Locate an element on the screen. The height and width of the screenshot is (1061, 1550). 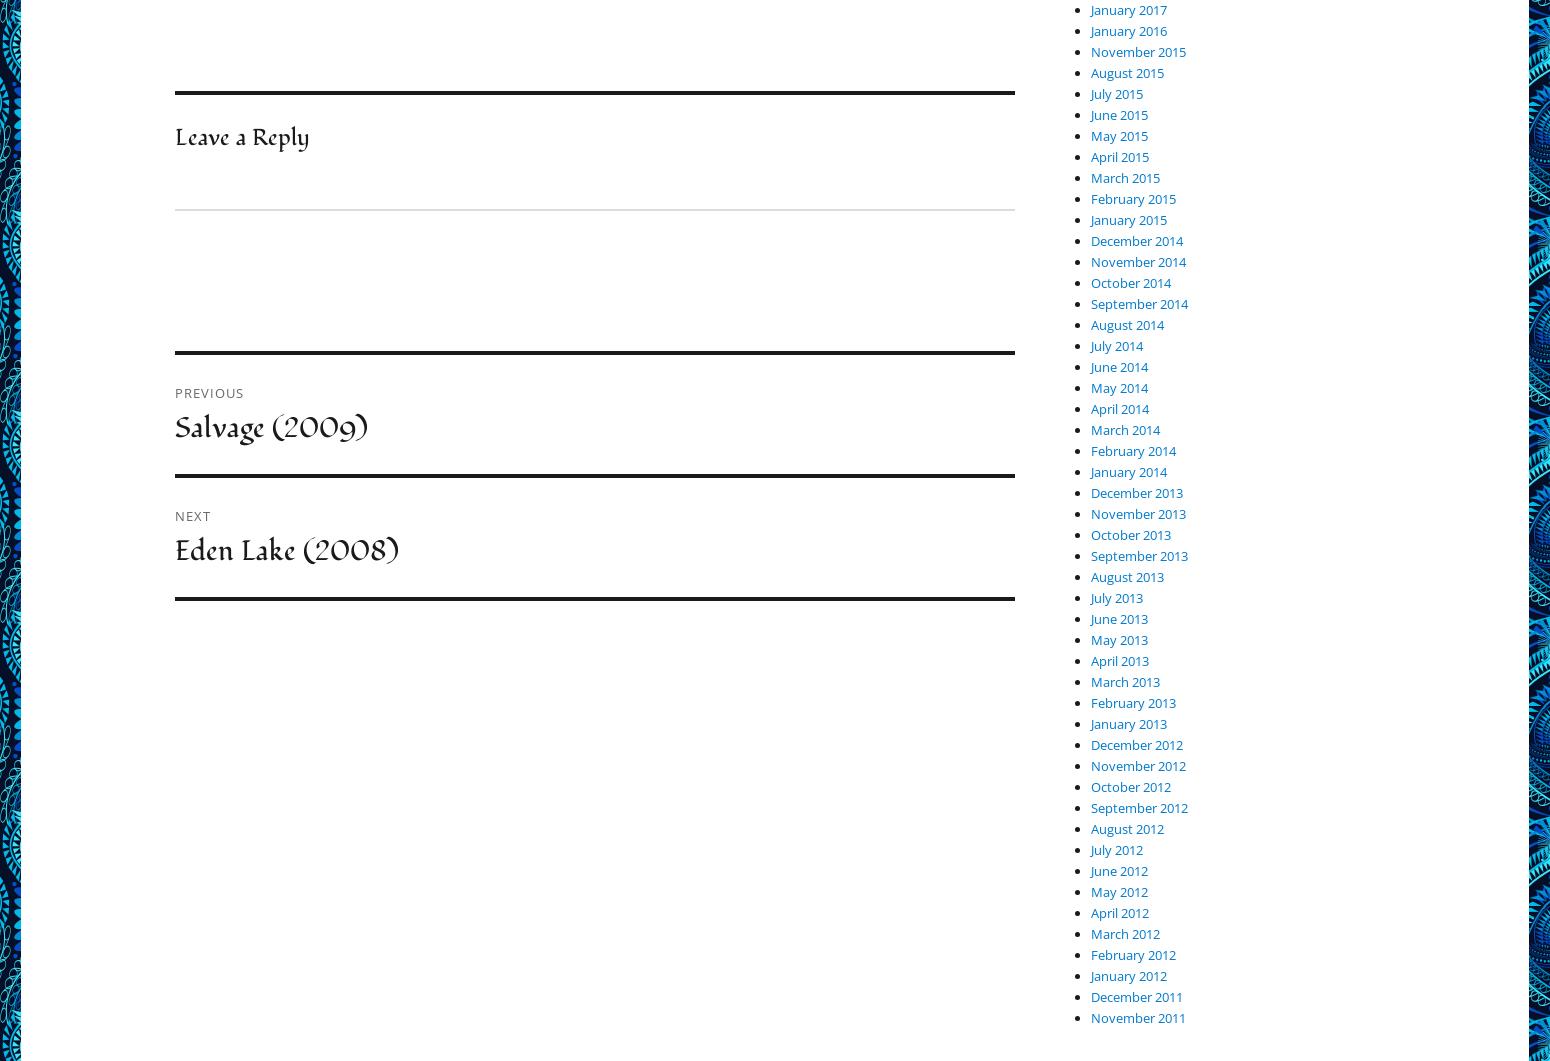
'September 2012' is located at coordinates (1138, 807).